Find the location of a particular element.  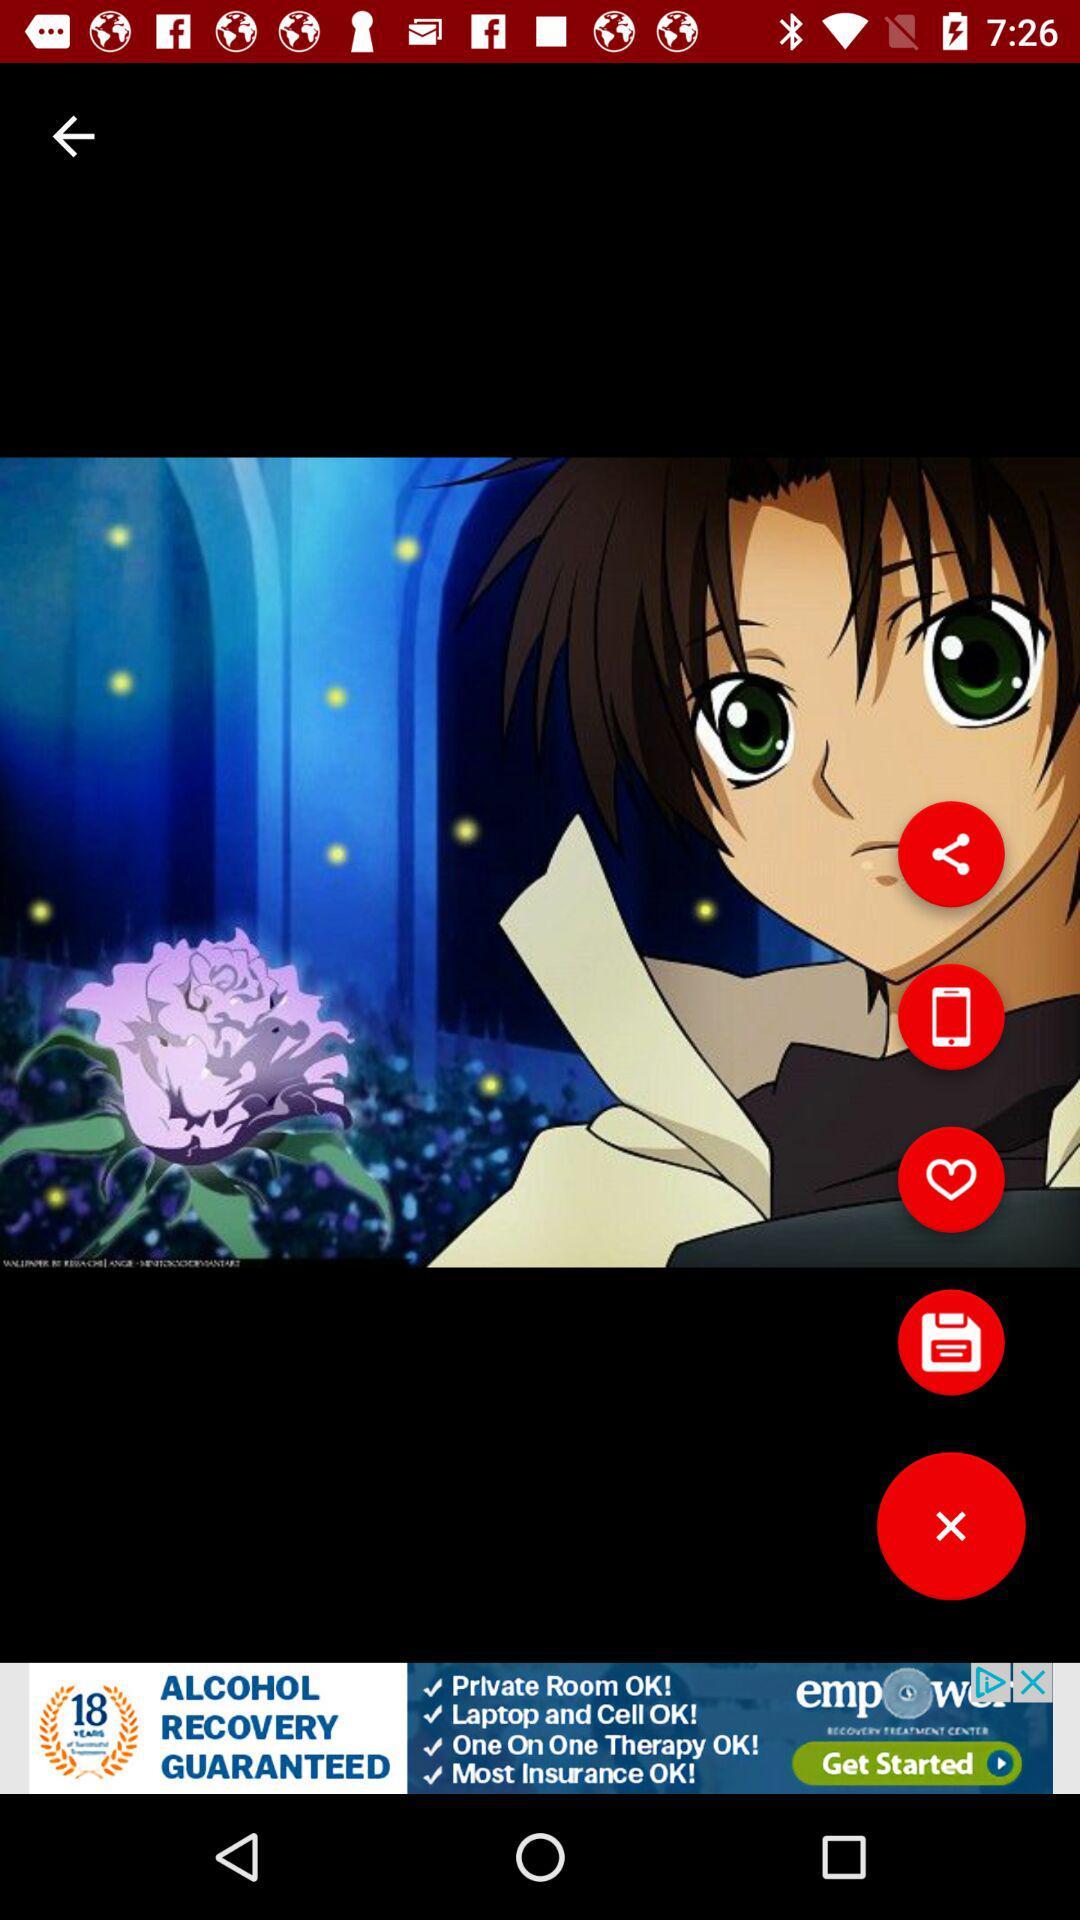

like is located at coordinates (950, 1187).